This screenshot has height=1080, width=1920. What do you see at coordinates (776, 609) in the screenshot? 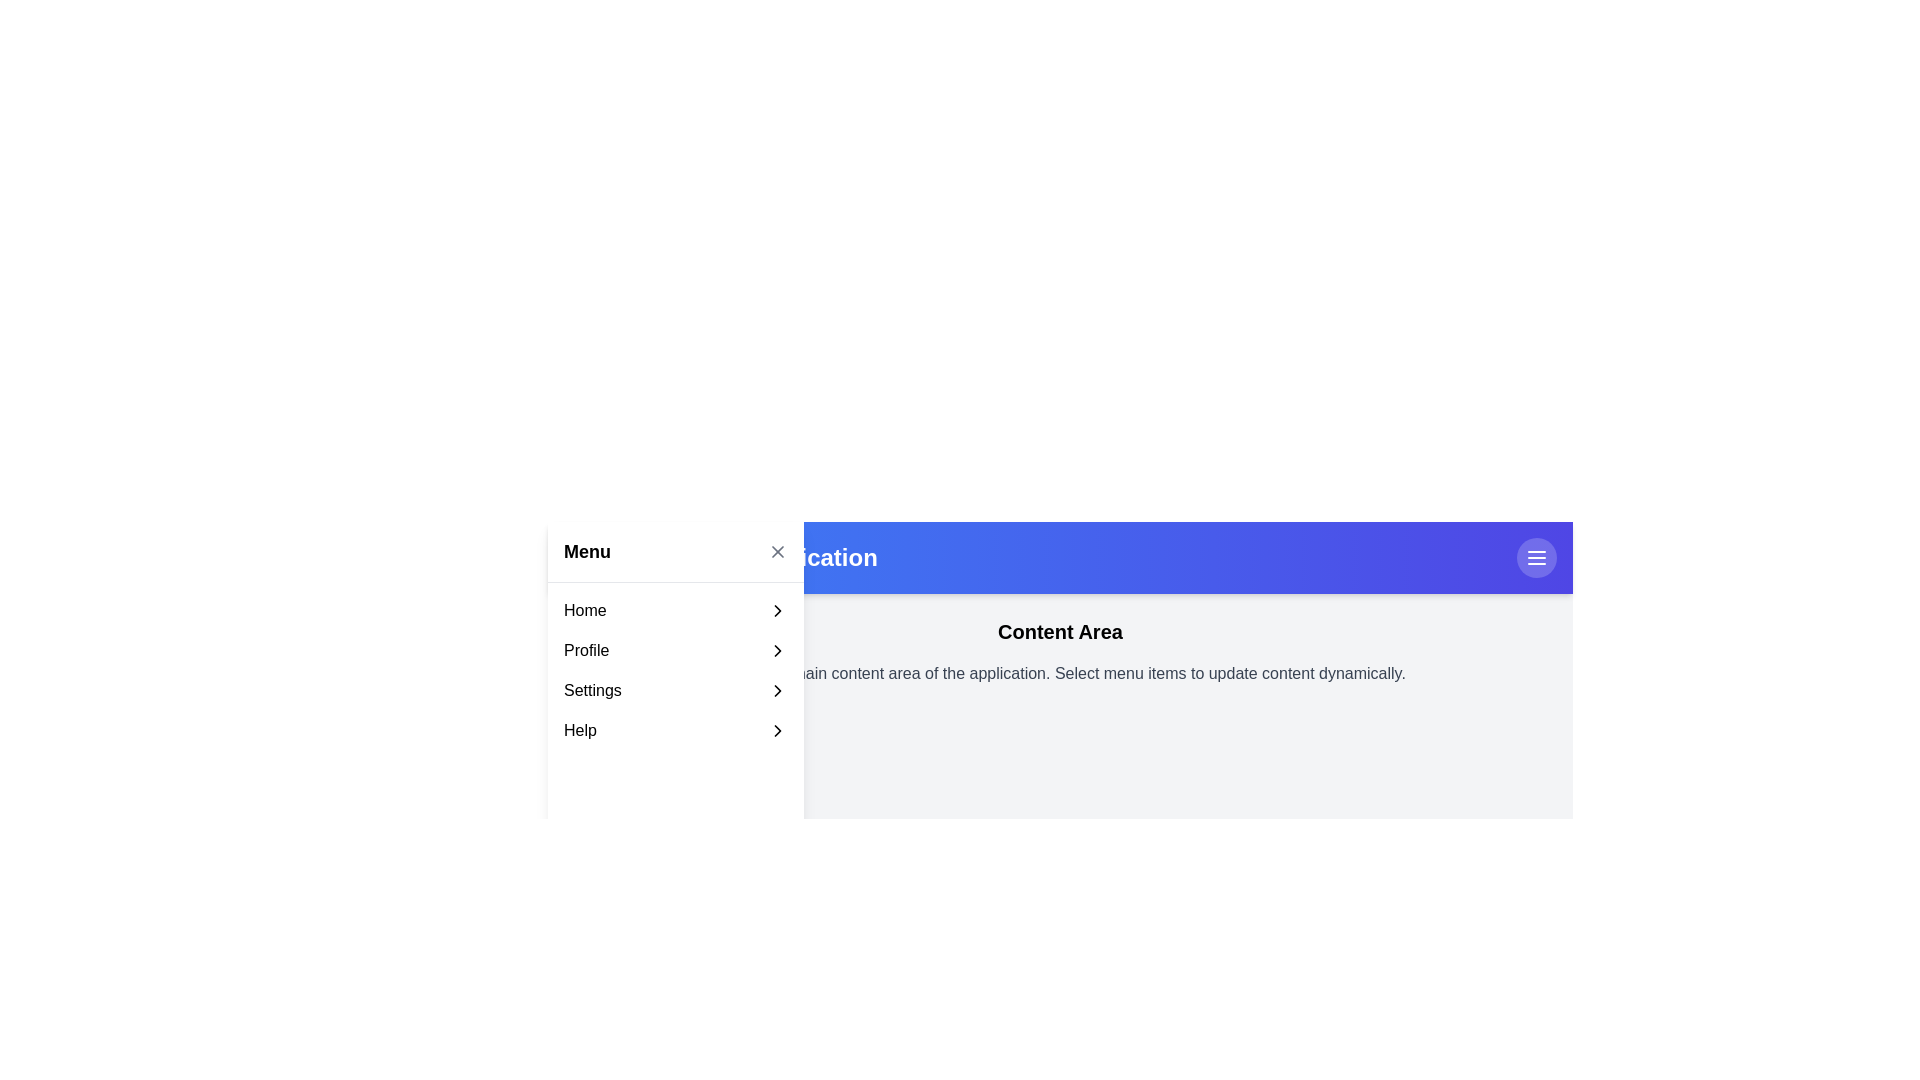
I see `the right-facing chevron arrow icon which is a minimalist design with a black outline, located to the right of the 'Home' text label` at bounding box center [776, 609].